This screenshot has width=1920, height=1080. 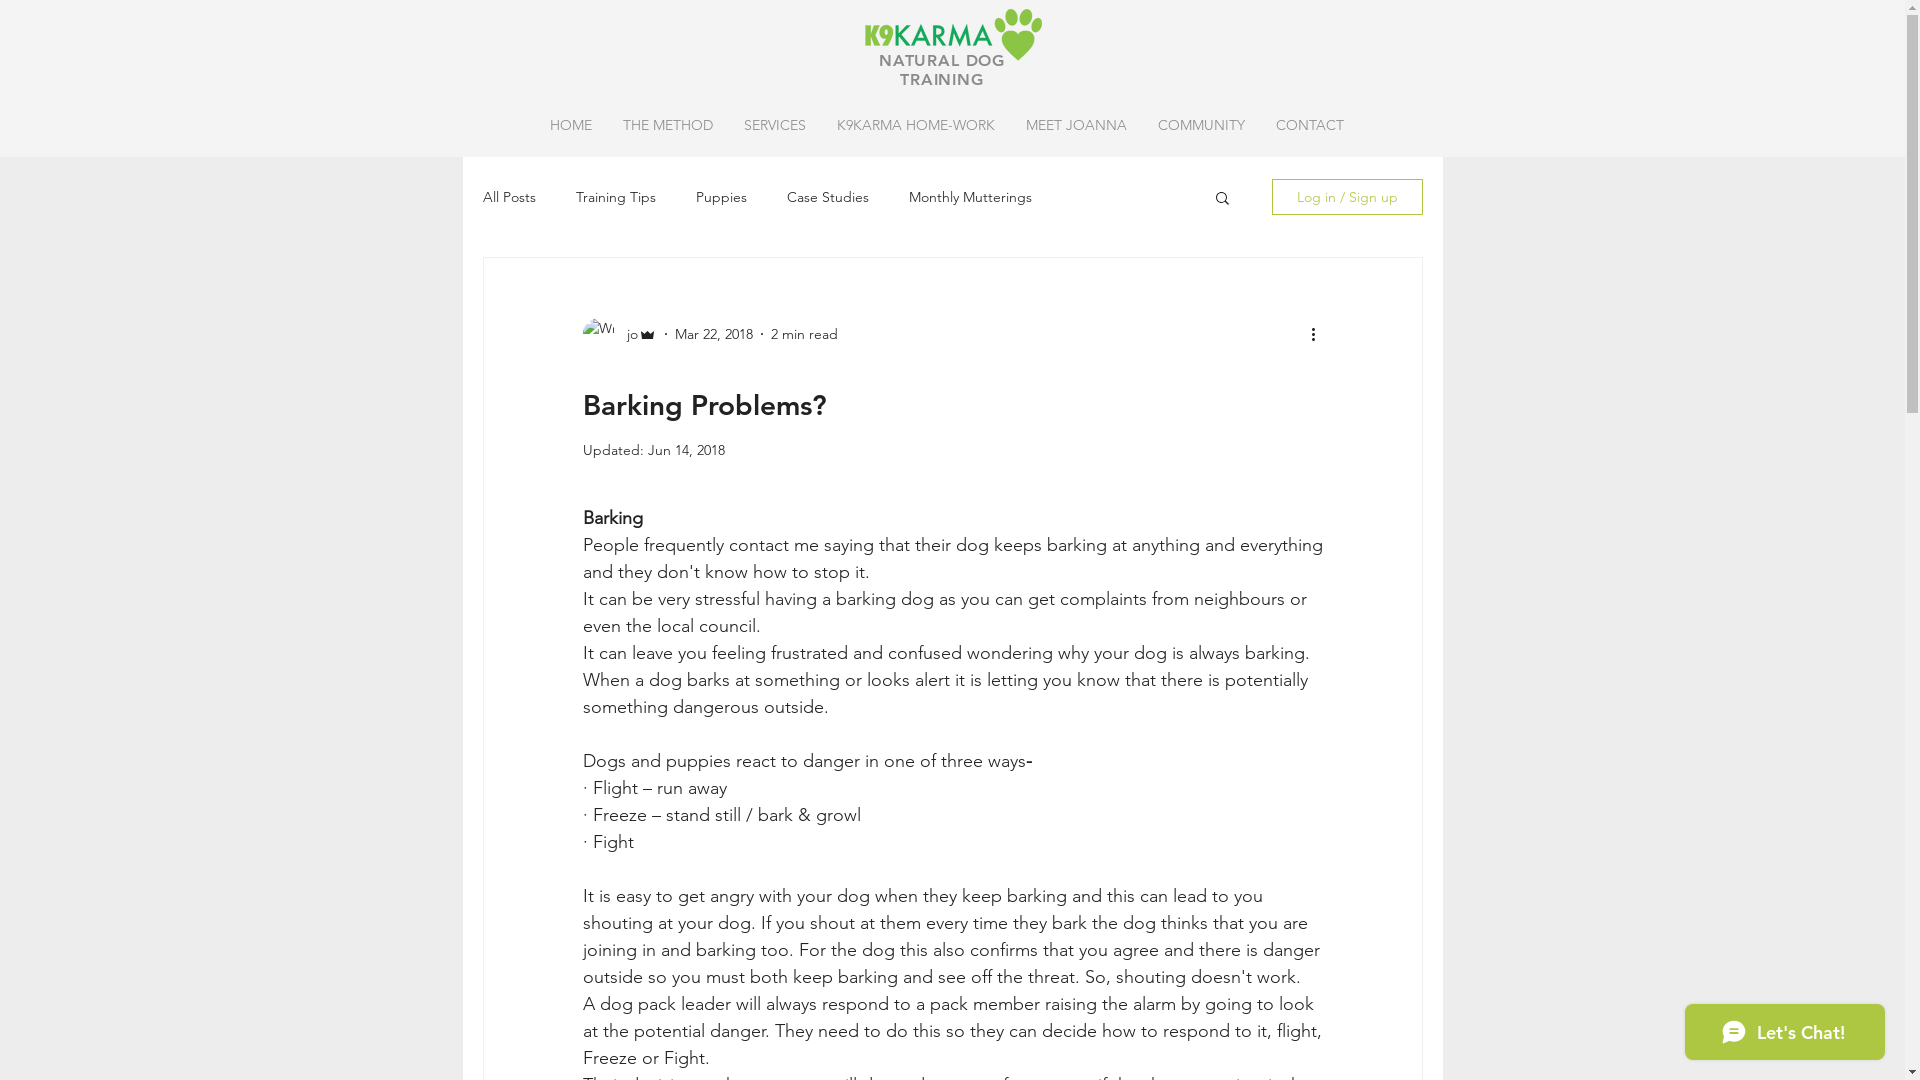 What do you see at coordinates (1009, 124) in the screenshot?
I see `'MEET JOANNA'` at bounding box center [1009, 124].